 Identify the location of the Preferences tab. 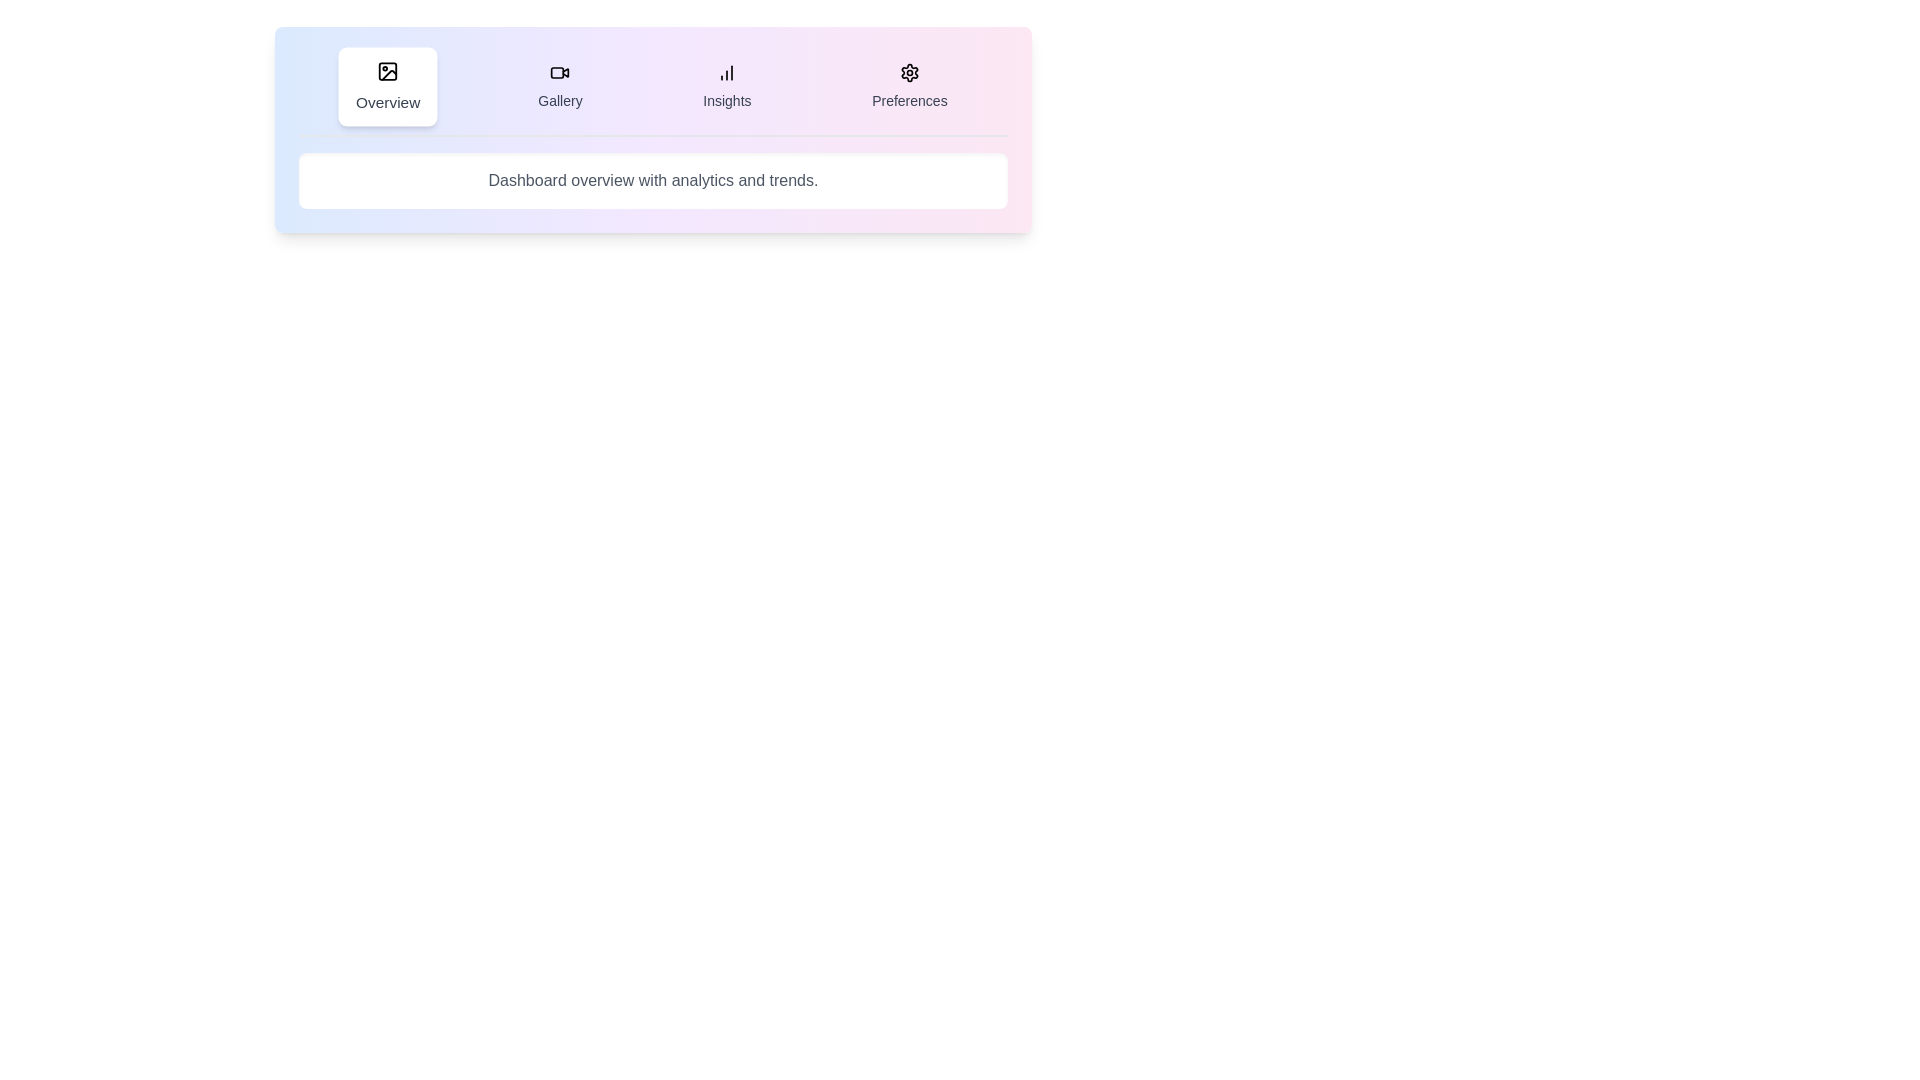
(909, 86).